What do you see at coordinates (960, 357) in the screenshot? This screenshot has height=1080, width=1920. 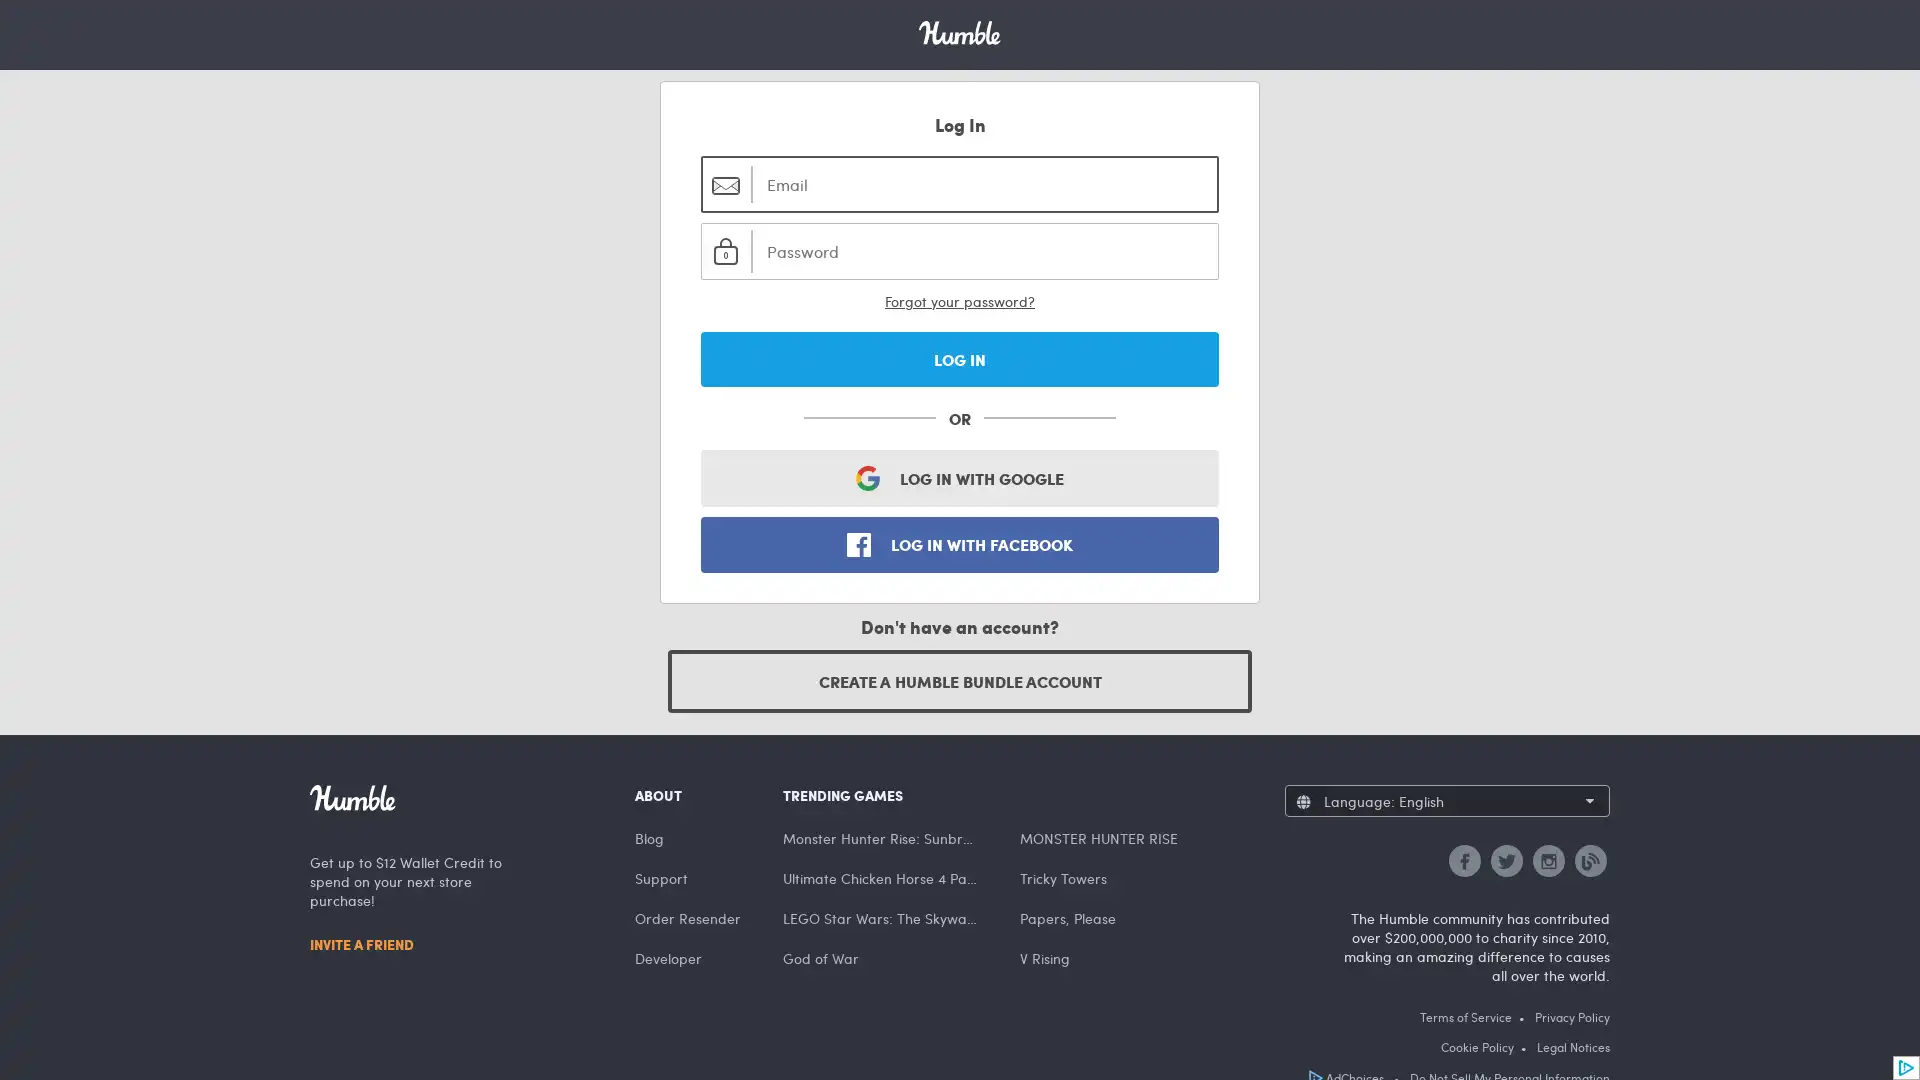 I see `LOG IN` at bounding box center [960, 357].